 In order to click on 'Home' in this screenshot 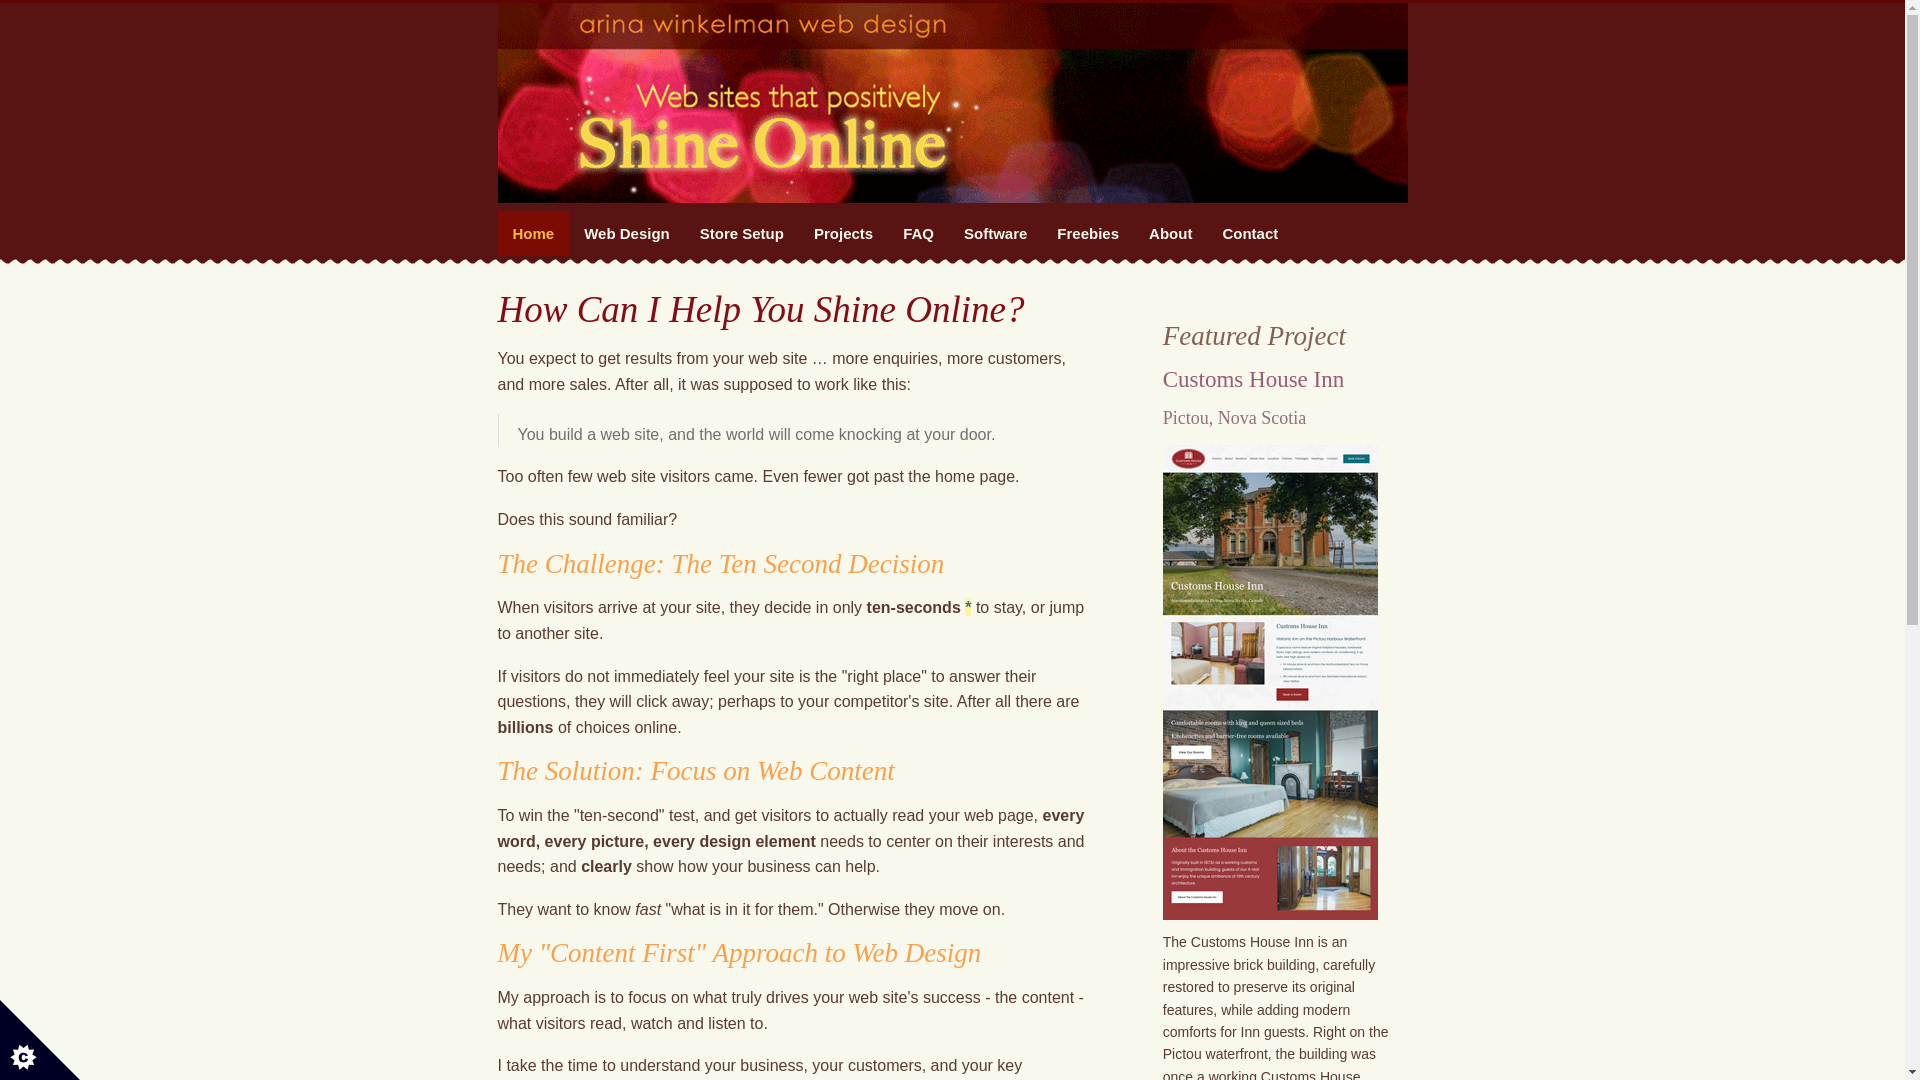, I will do `click(533, 232)`.